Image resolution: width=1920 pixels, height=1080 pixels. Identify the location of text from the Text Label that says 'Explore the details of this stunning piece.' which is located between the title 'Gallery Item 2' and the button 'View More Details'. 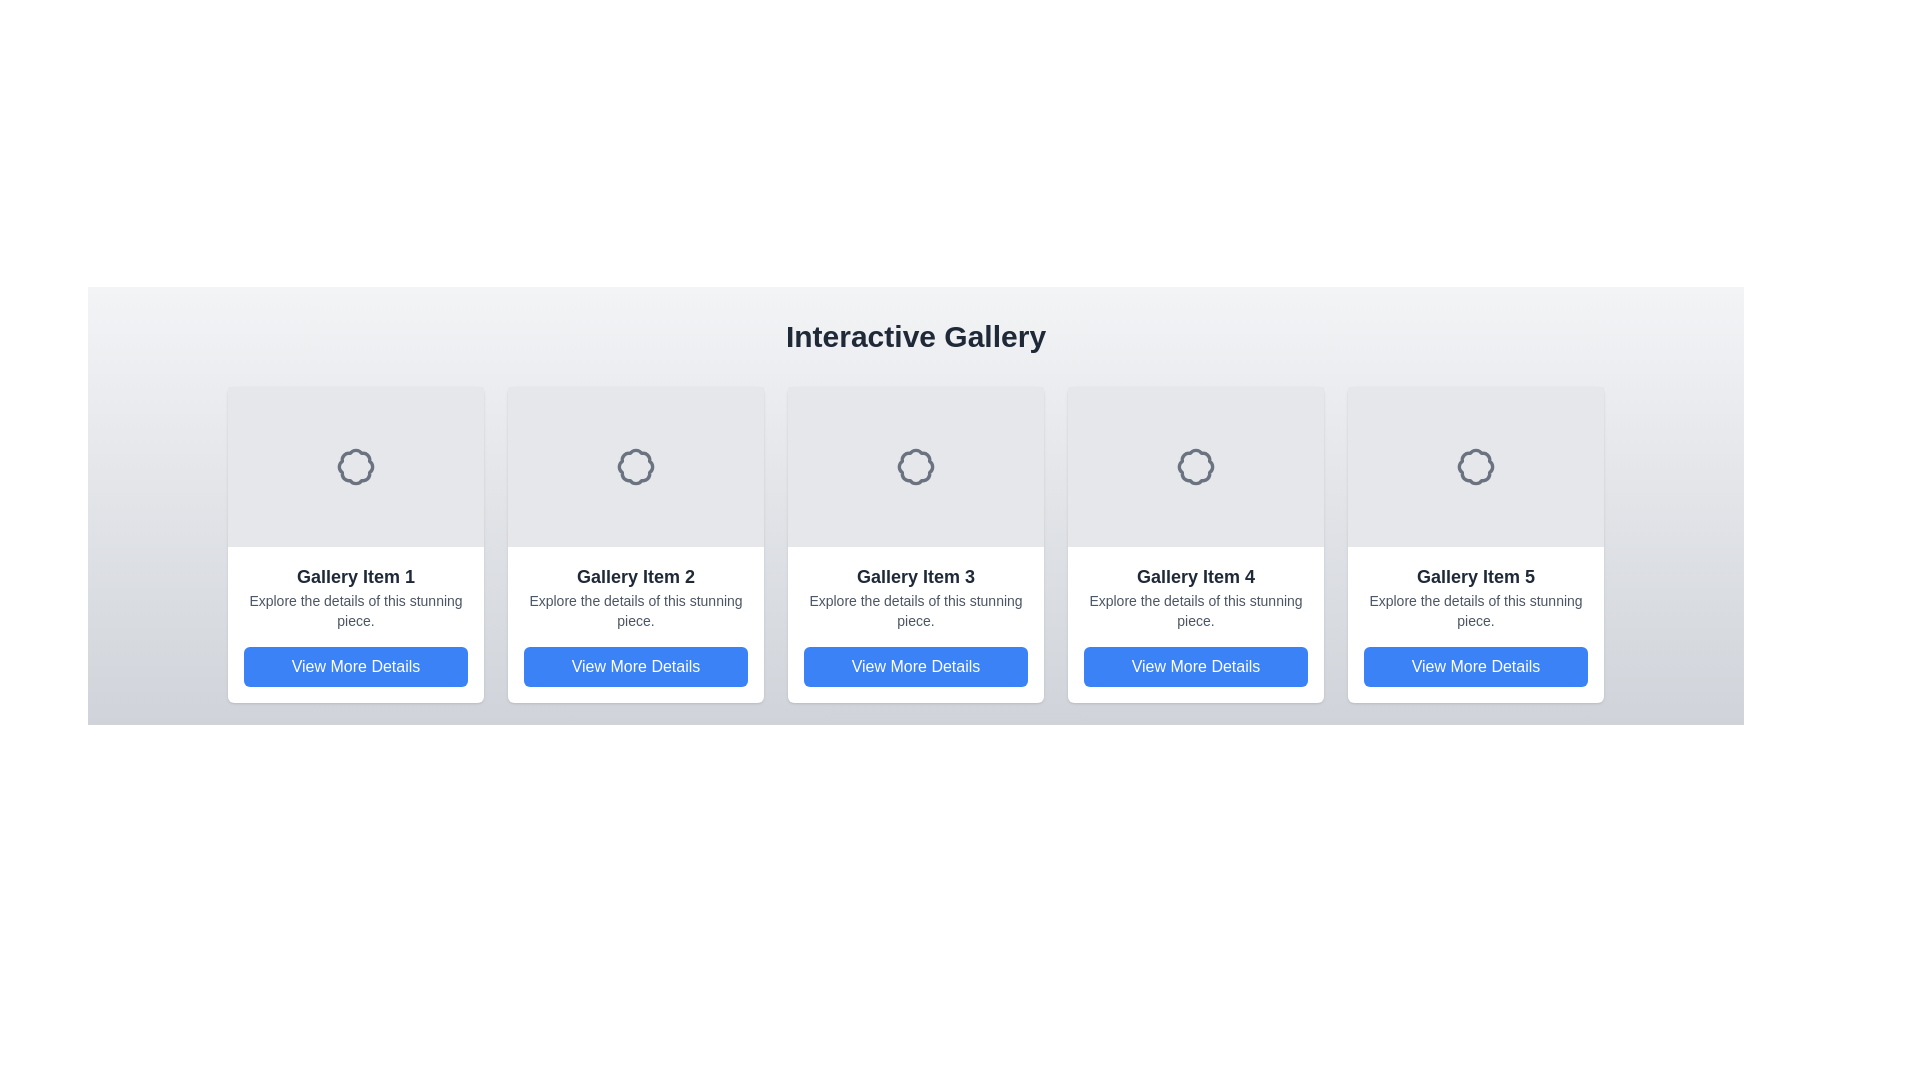
(634, 609).